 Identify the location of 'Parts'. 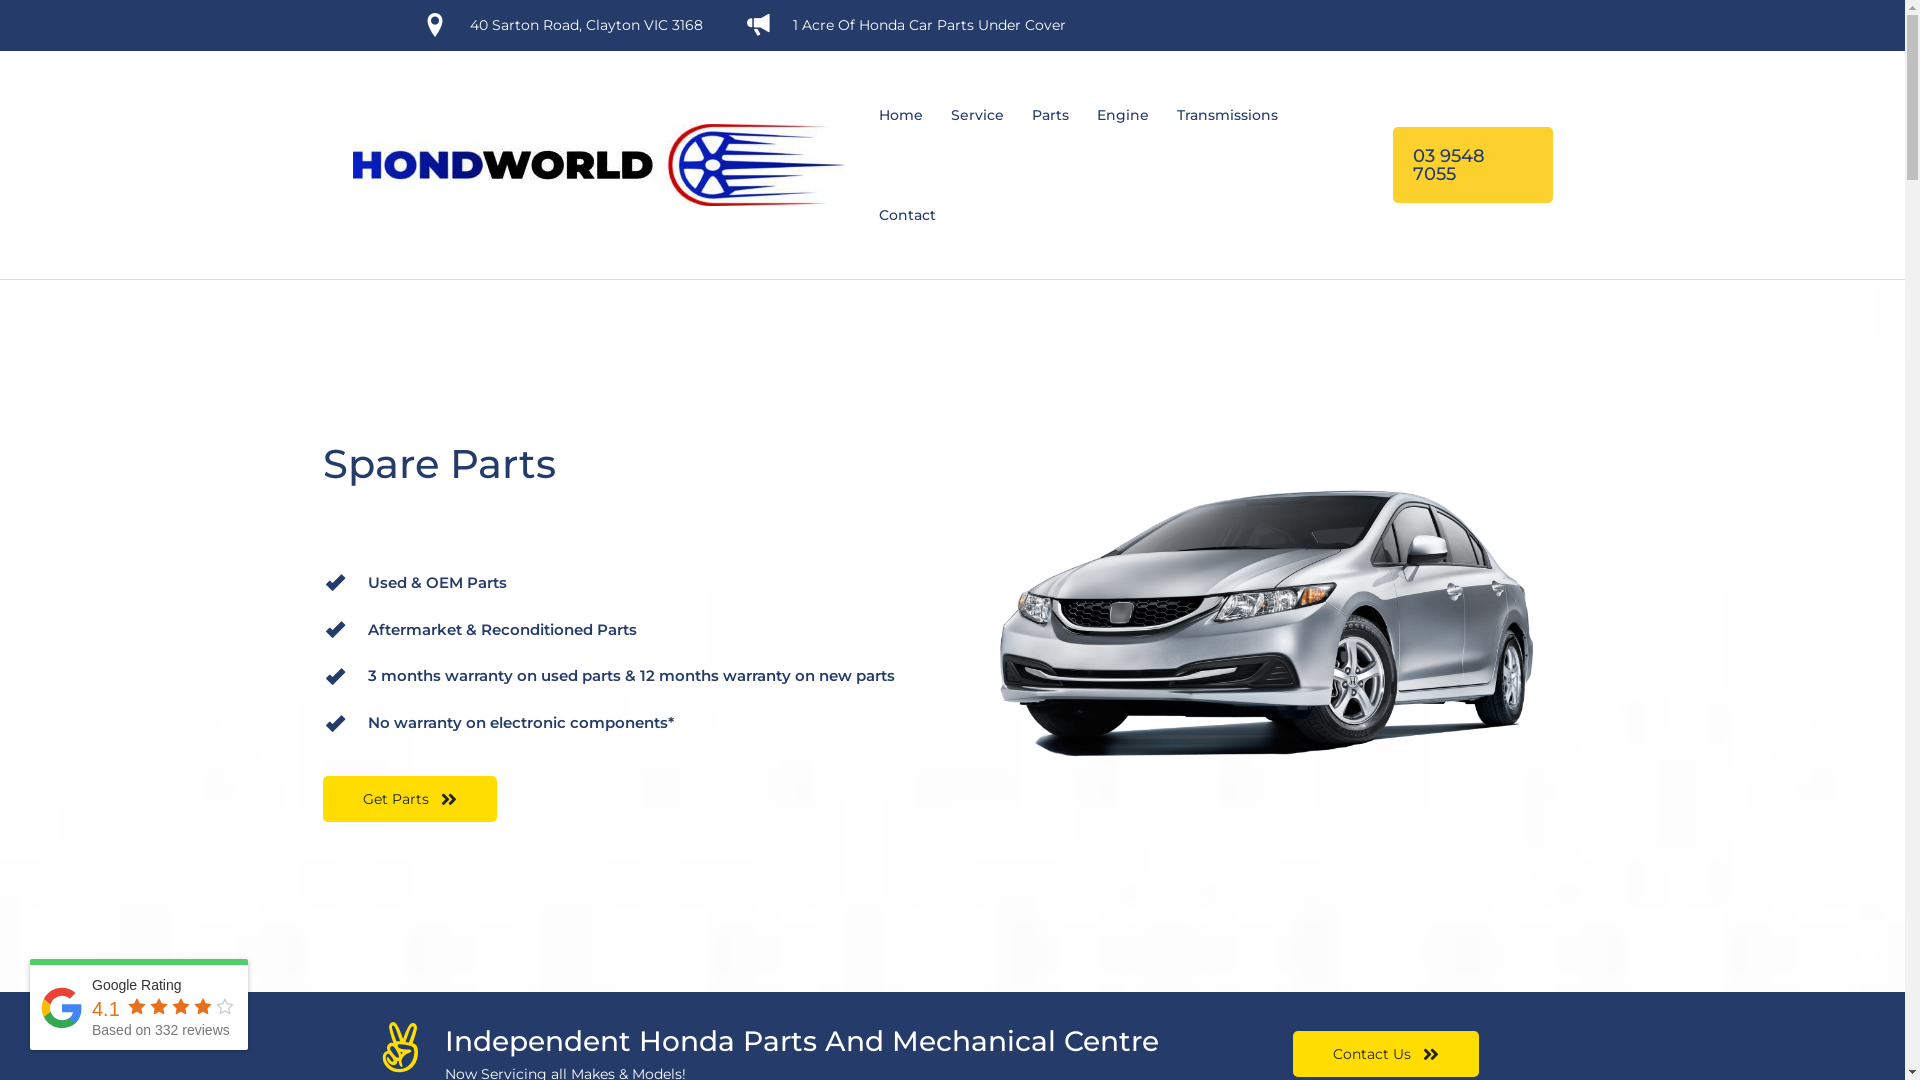
(1049, 115).